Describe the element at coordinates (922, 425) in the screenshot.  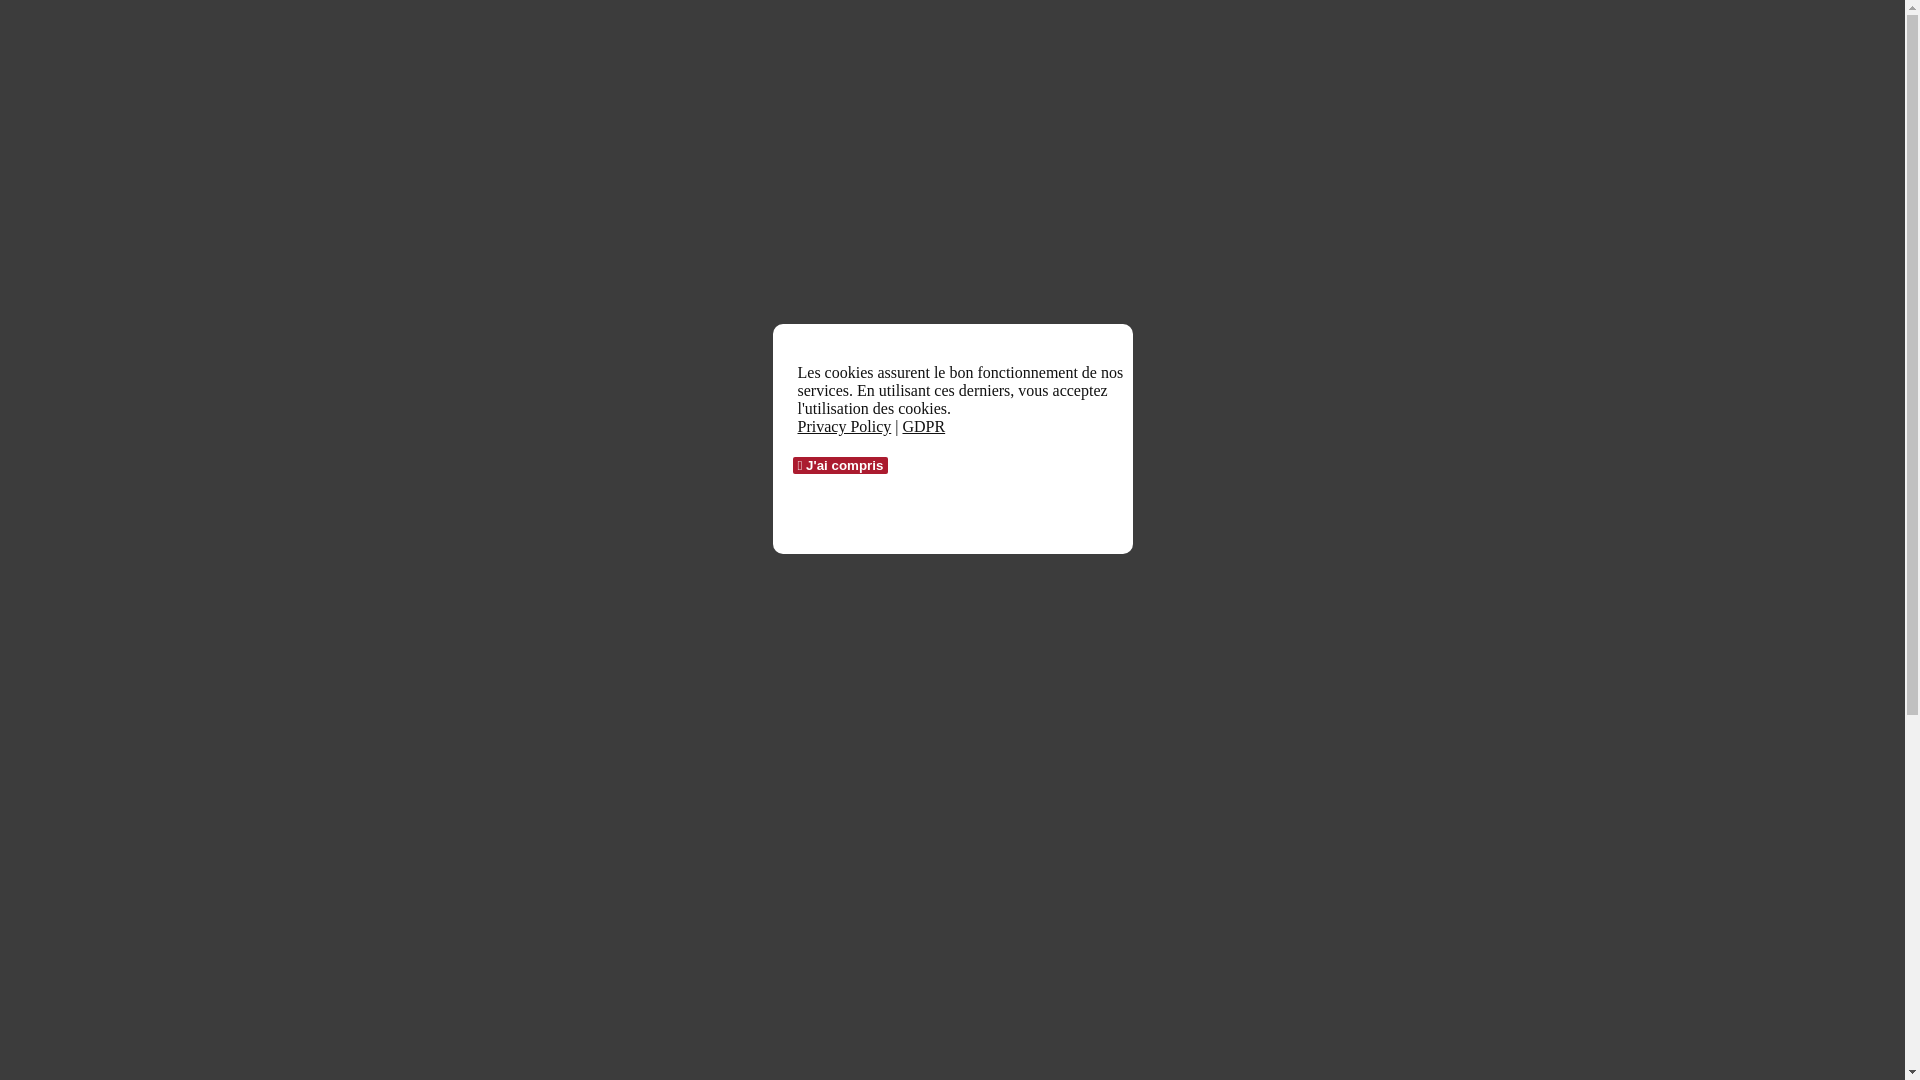
I see `'GDPR'` at that location.